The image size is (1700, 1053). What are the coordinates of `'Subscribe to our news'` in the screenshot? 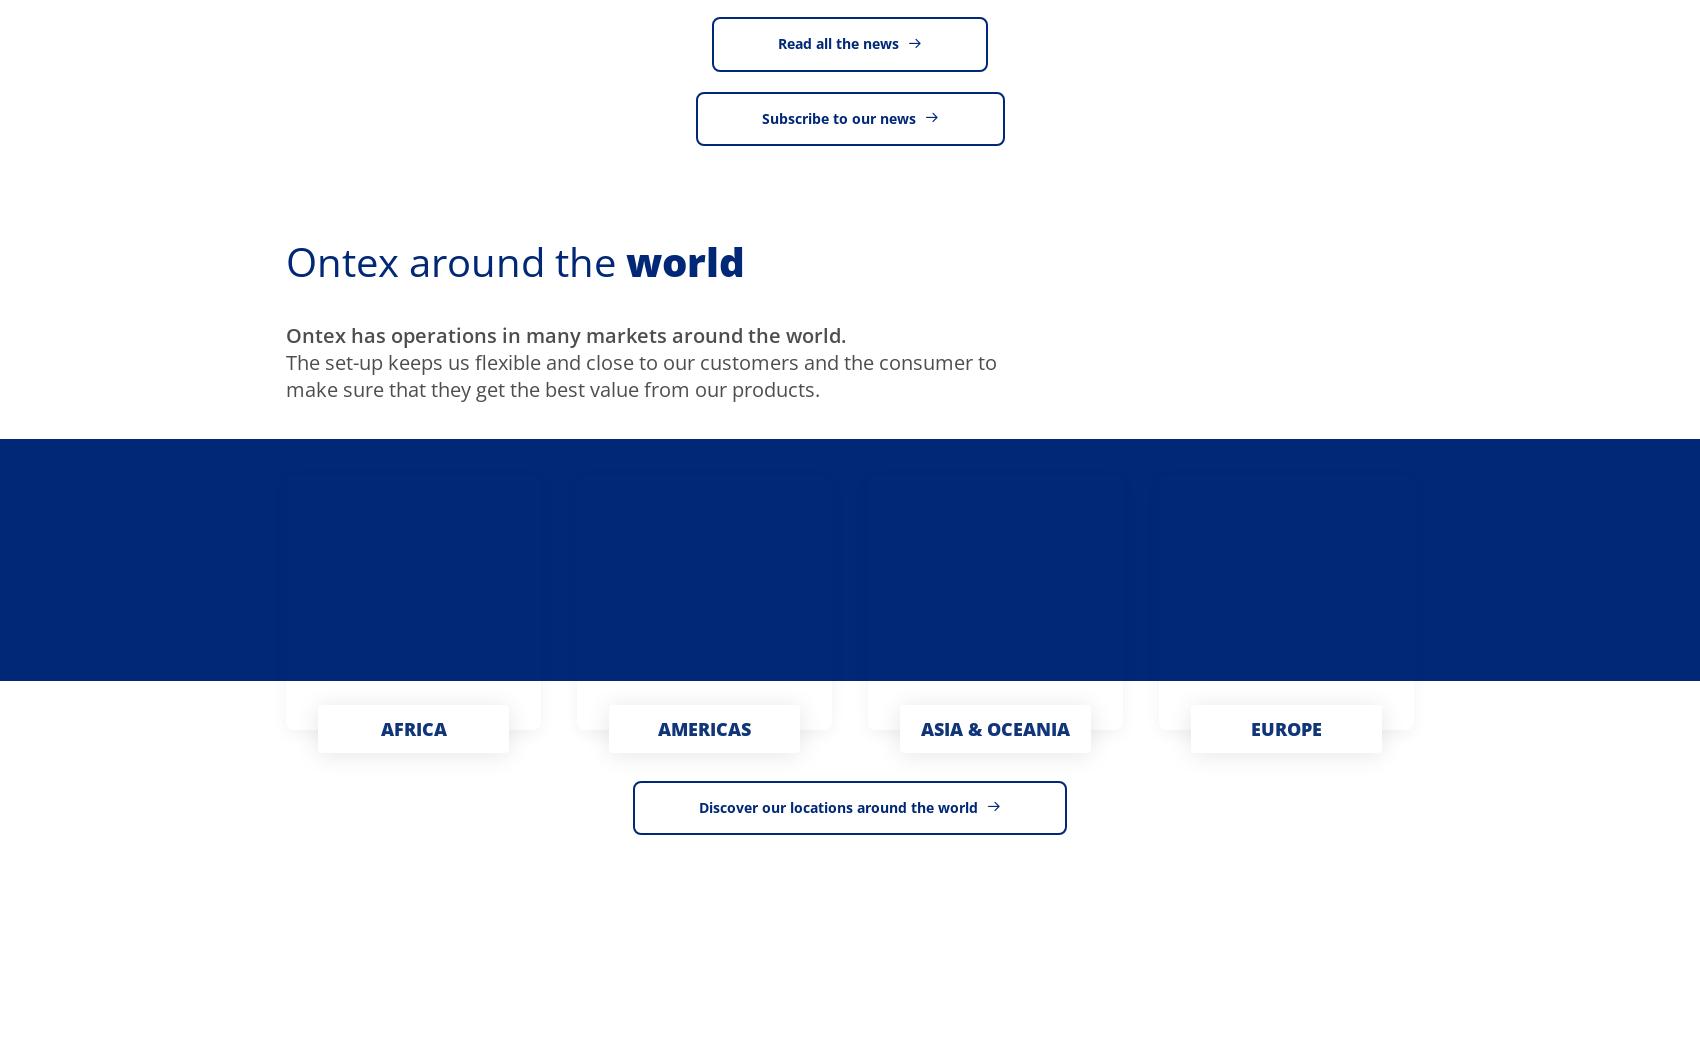 It's located at (836, 118).